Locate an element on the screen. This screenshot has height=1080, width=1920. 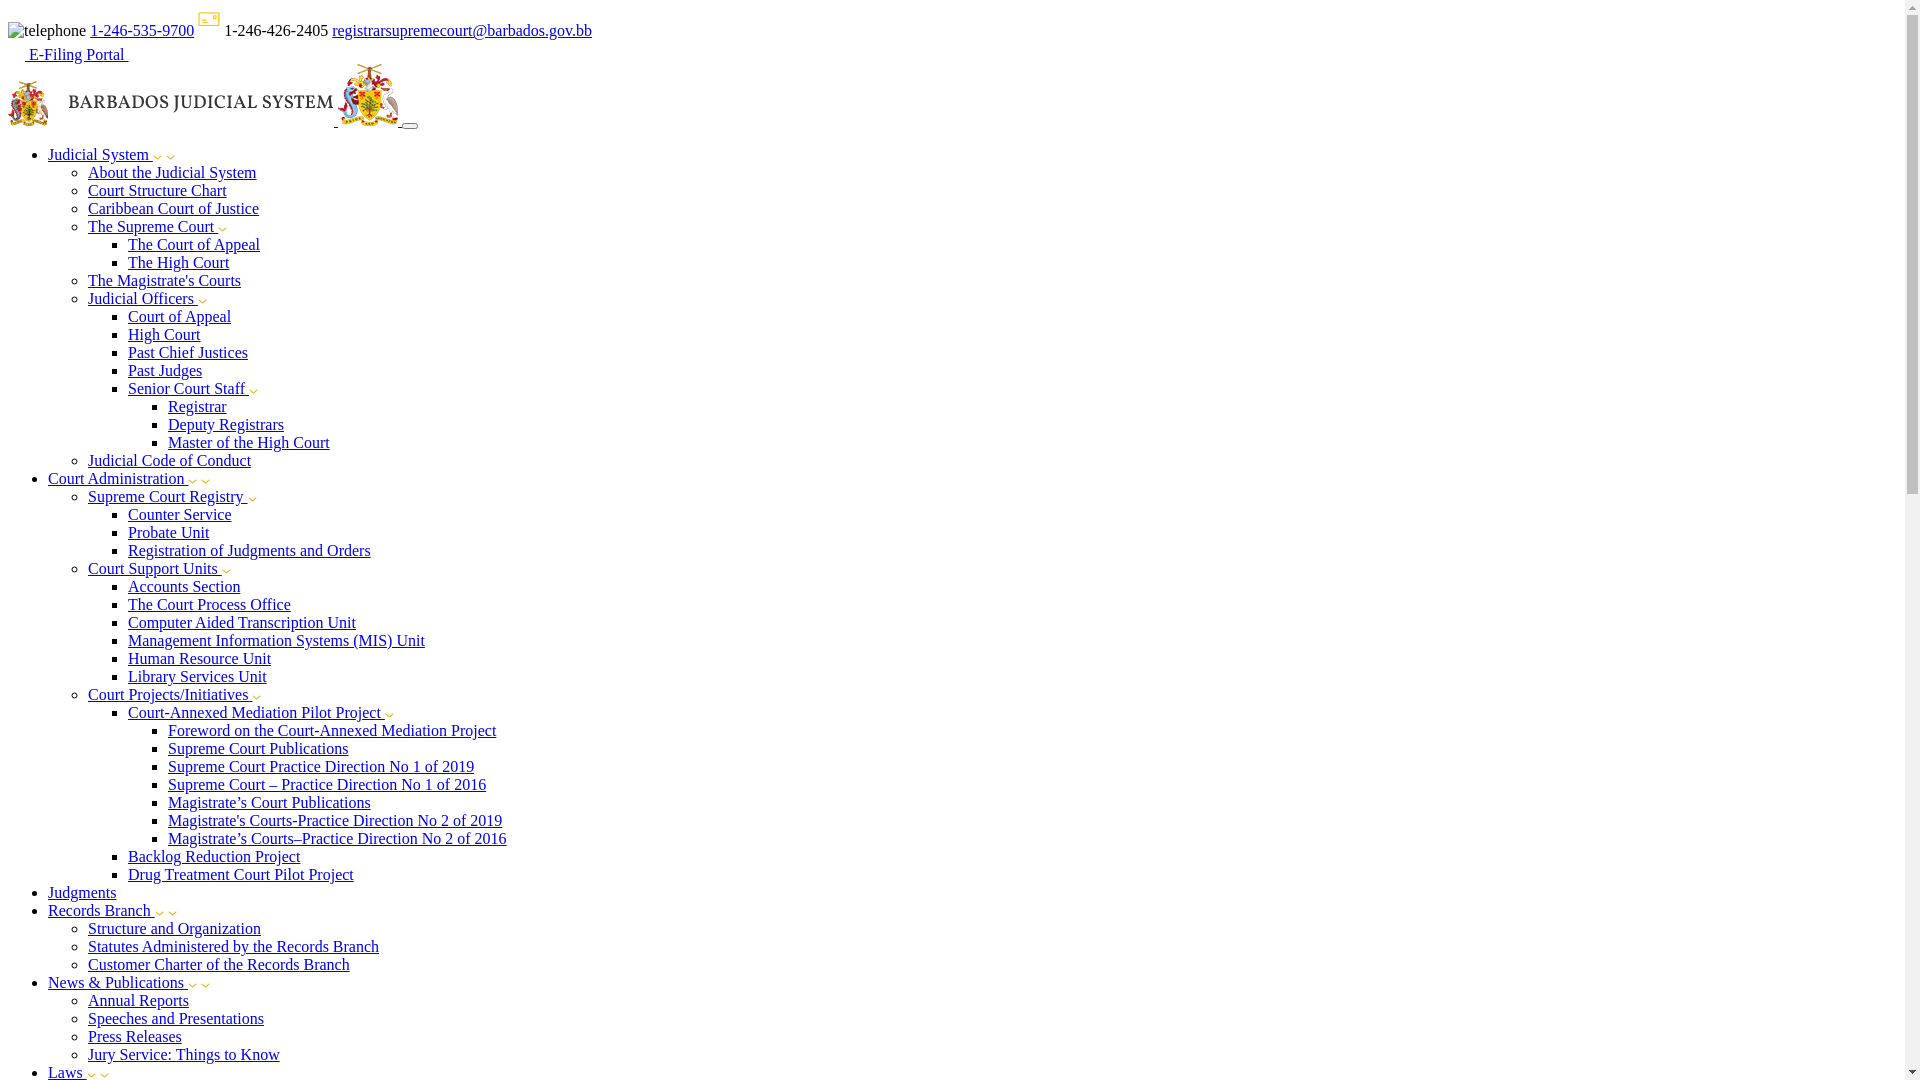
'Computer Aided Transcription Unit' is located at coordinates (127, 621).